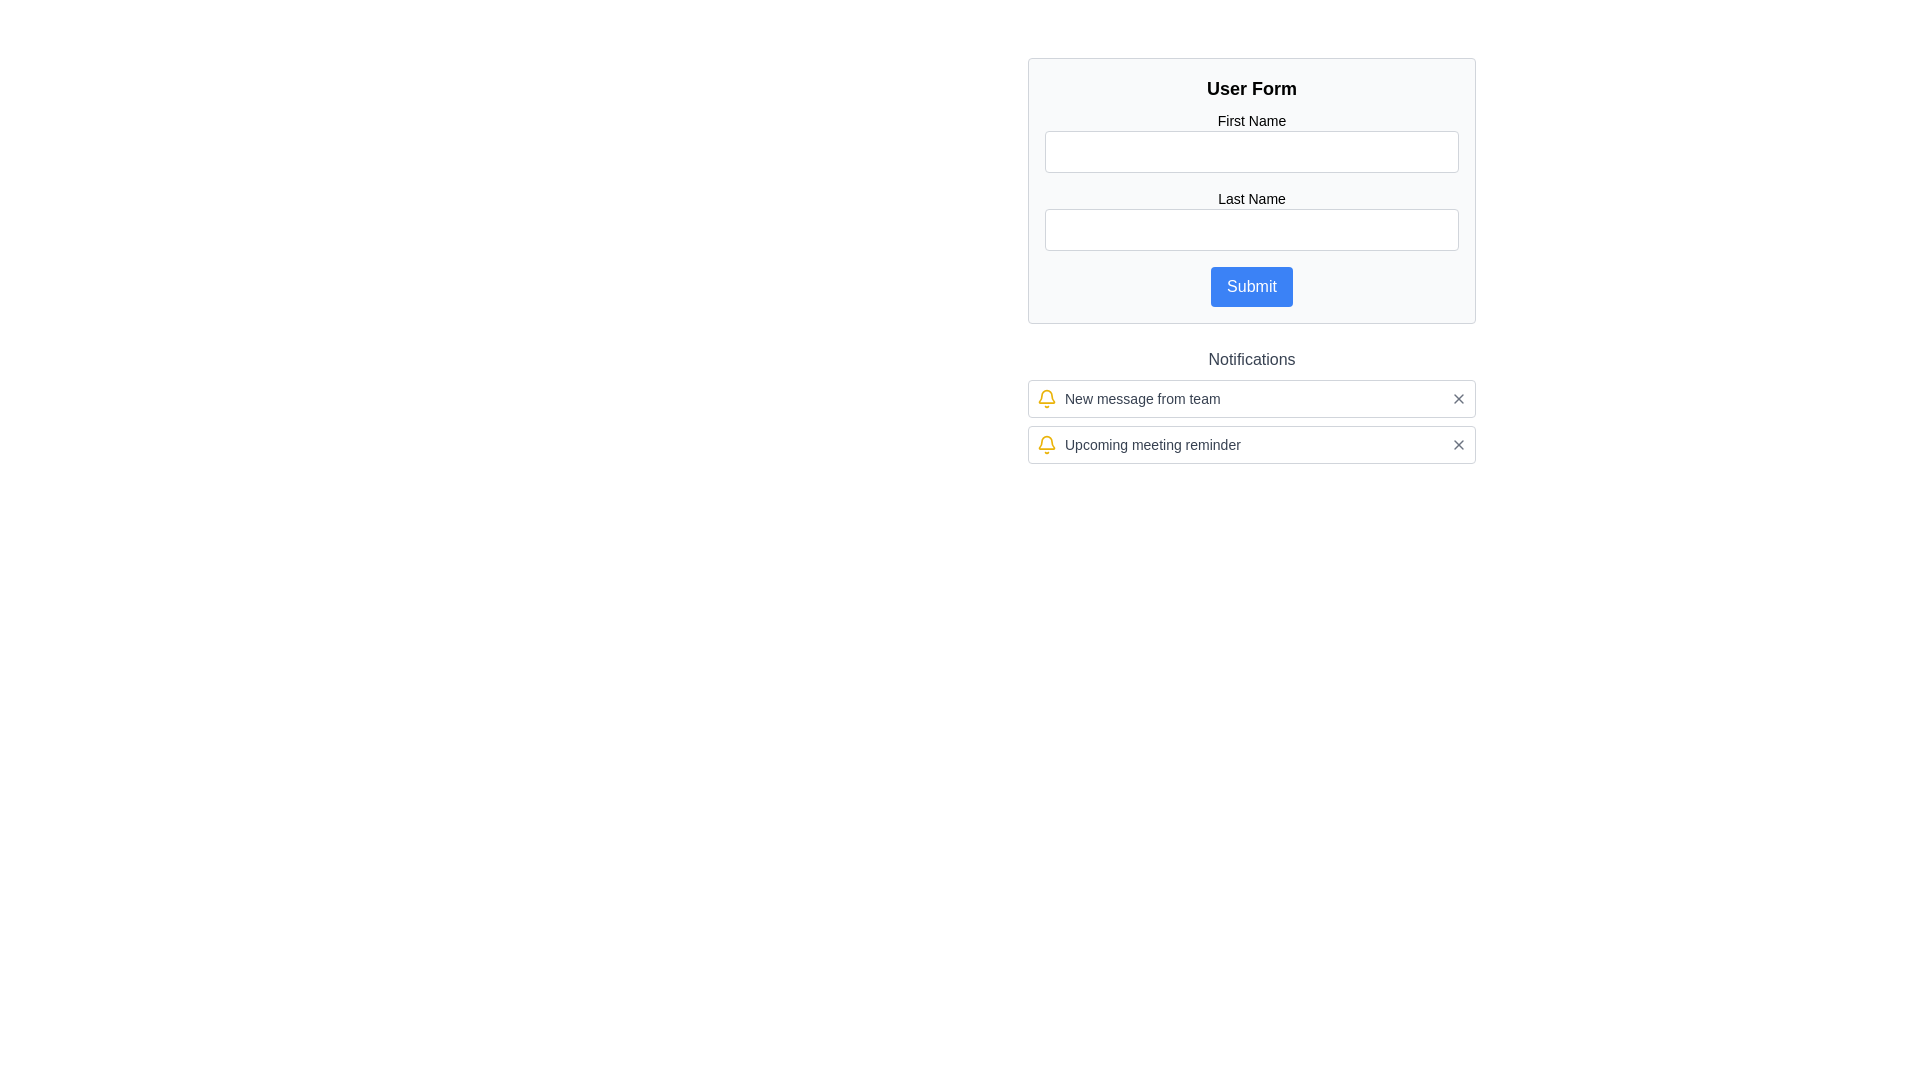 The height and width of the screenshot is (1080, 1920). I want to click on the submit button located in the 'User Form', which is positioned centrally below the 'First Name' and 'Last Name' input fields, so click(1251, 286).